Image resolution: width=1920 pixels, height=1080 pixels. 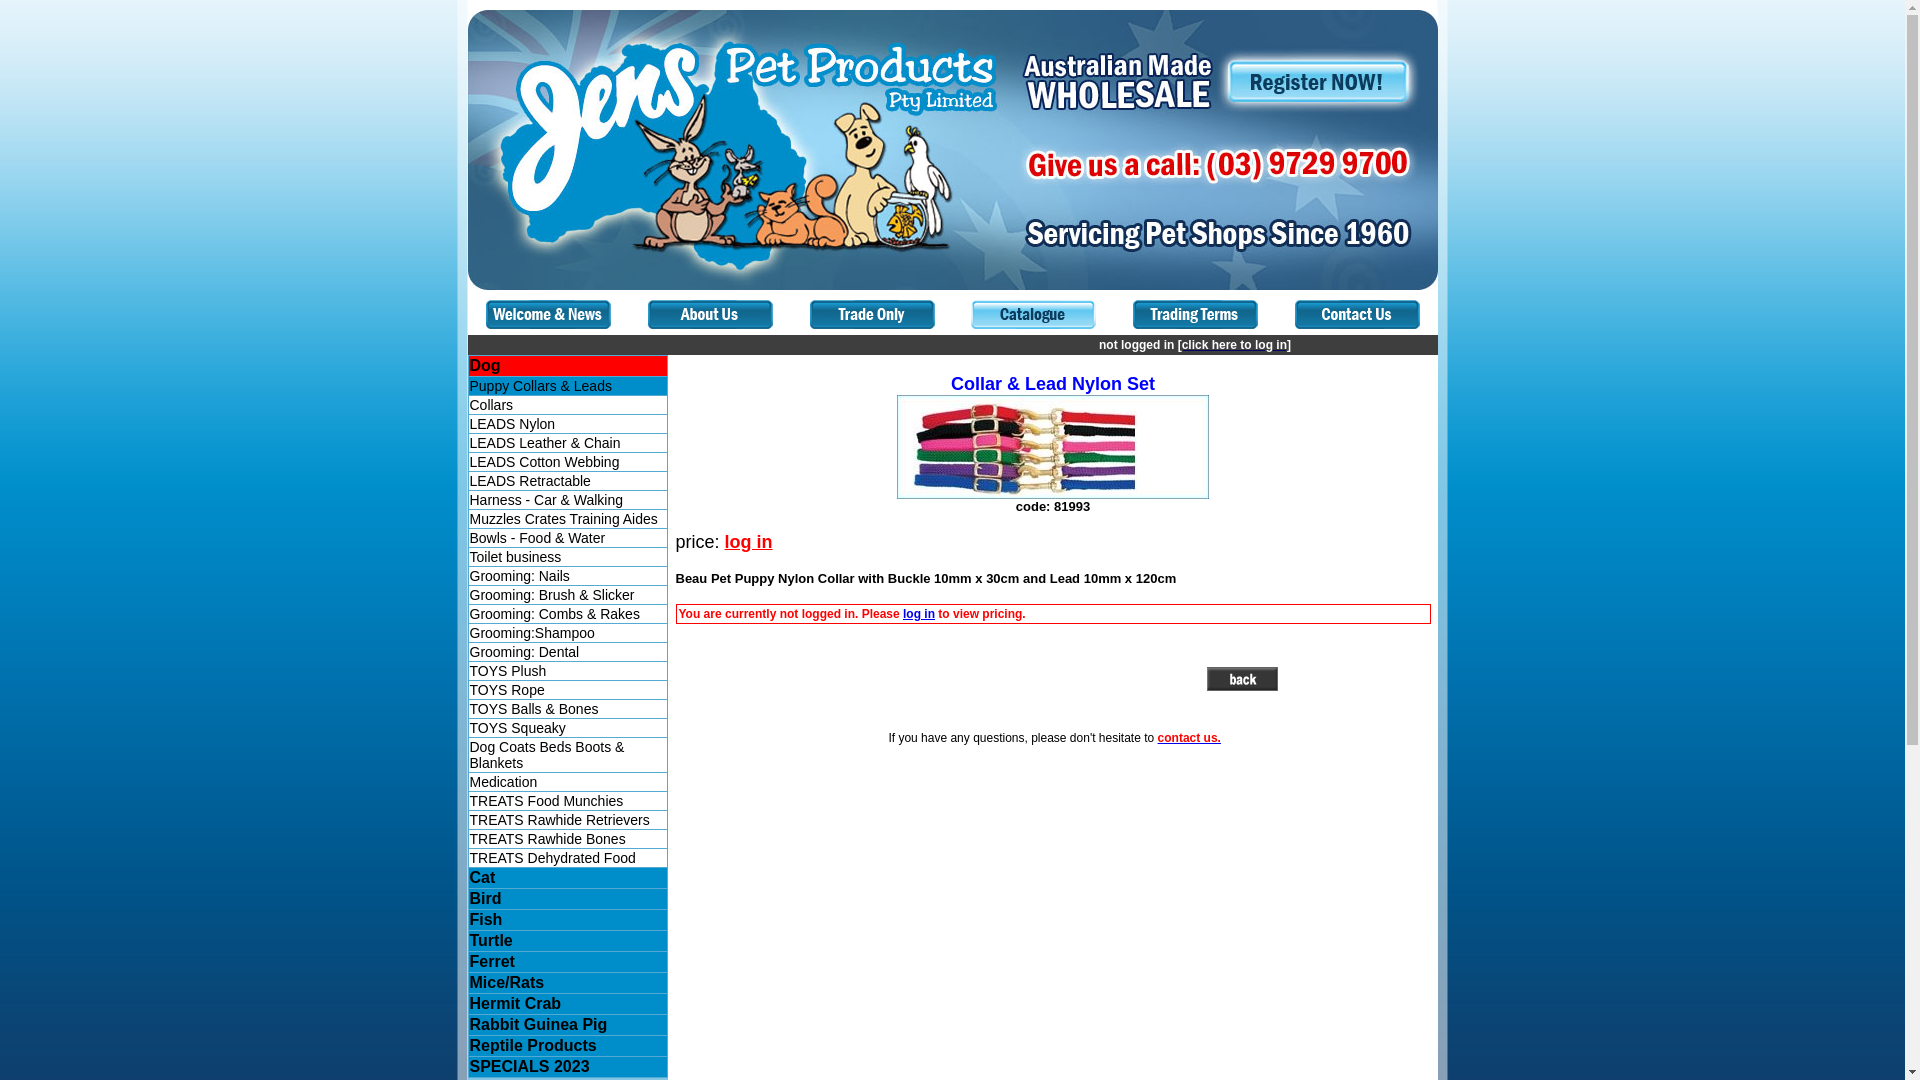 What do you see at coordinates (466, 385) in the screenshot?
I see `'Puppy Collars & Leads'` at bounding box center [466, 385].